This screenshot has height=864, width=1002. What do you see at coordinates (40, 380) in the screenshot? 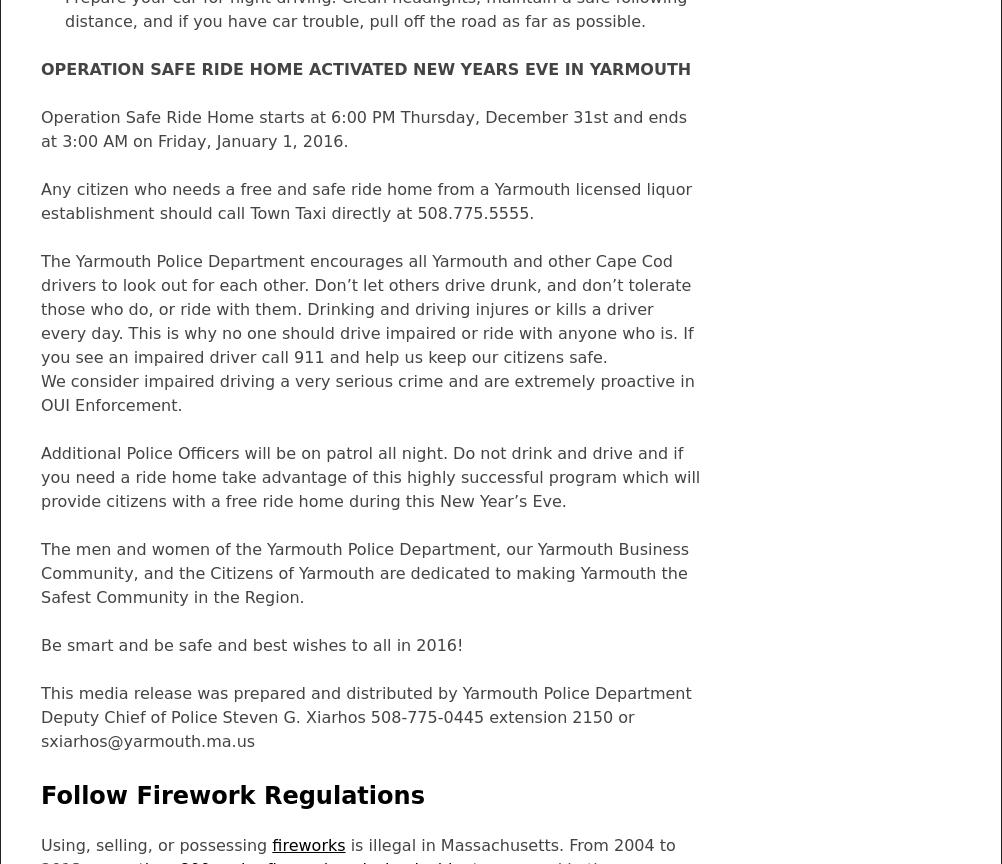
I see `'We consider impaired driving a'` at bounding box center [40, 380].